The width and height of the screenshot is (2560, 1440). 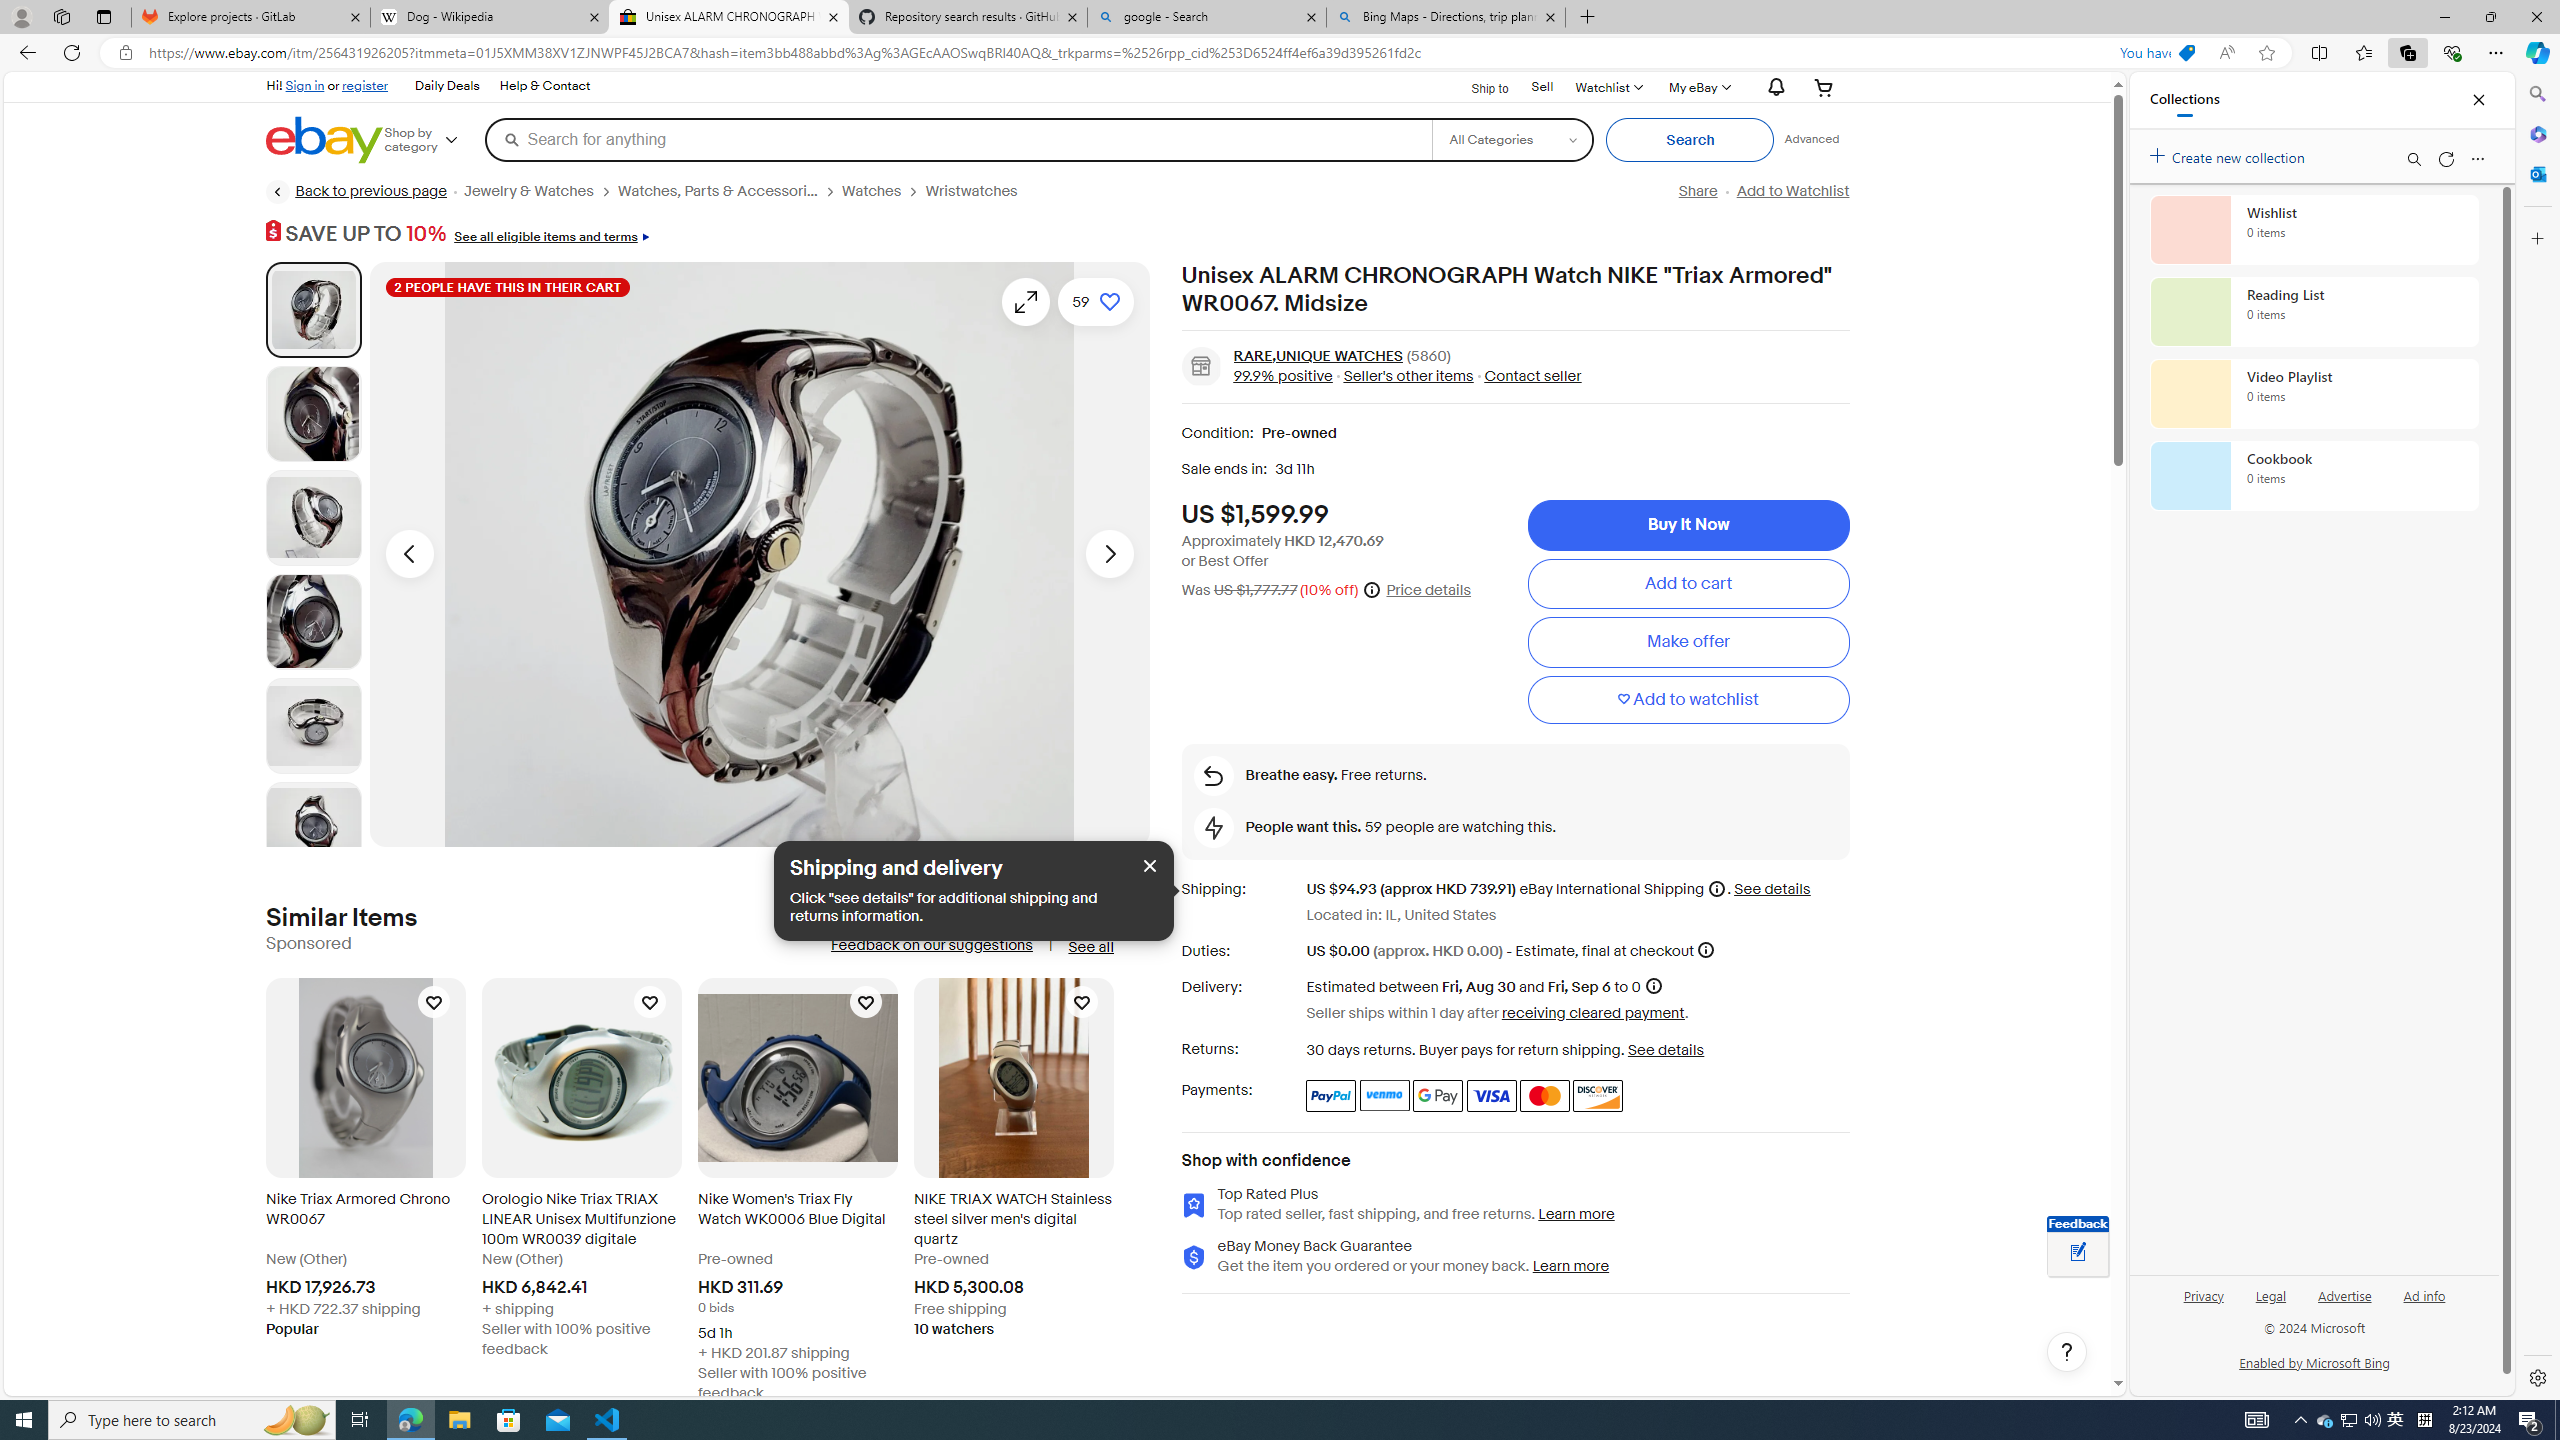 What do you see at coordinates (1108, 554) in the screenshot?
I see `'Next image - Item images thumbnails'` at bounding box center [1108, 554].